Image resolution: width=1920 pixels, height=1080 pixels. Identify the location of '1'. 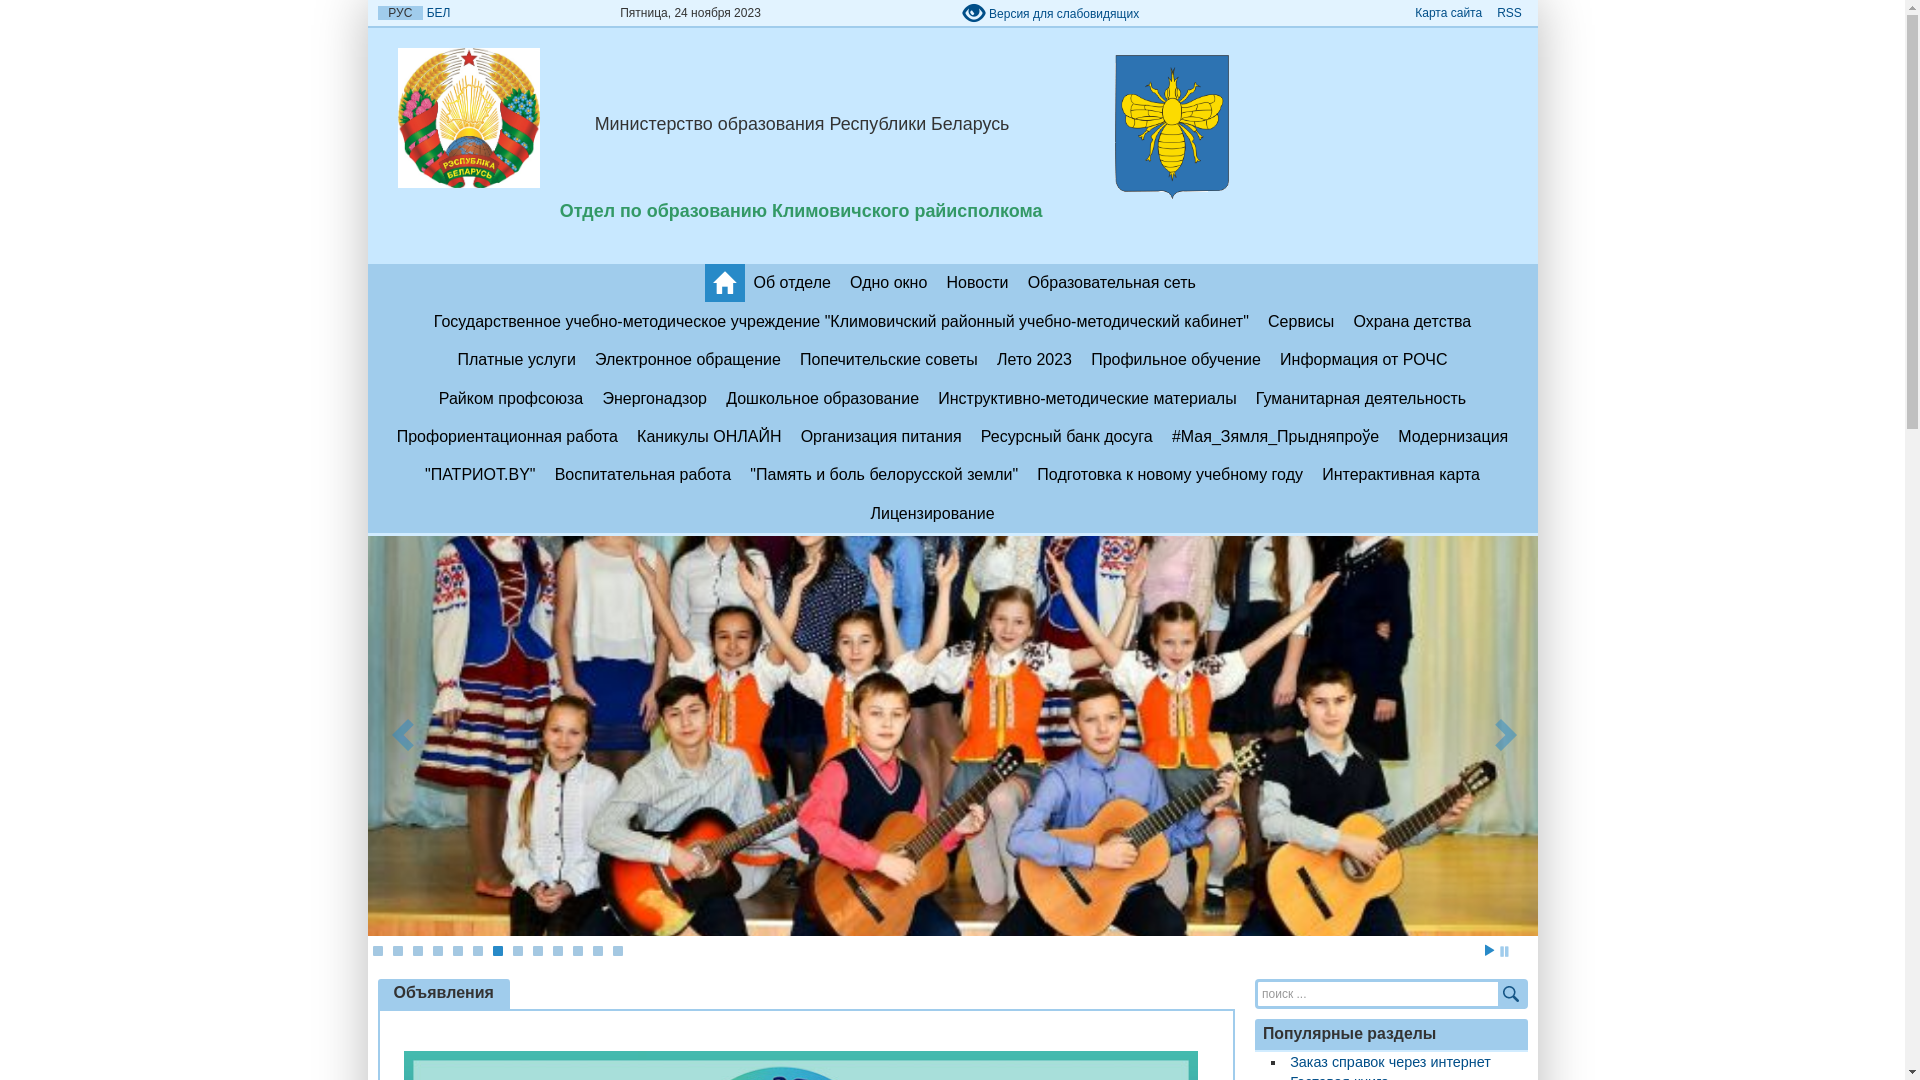
(372, 950).